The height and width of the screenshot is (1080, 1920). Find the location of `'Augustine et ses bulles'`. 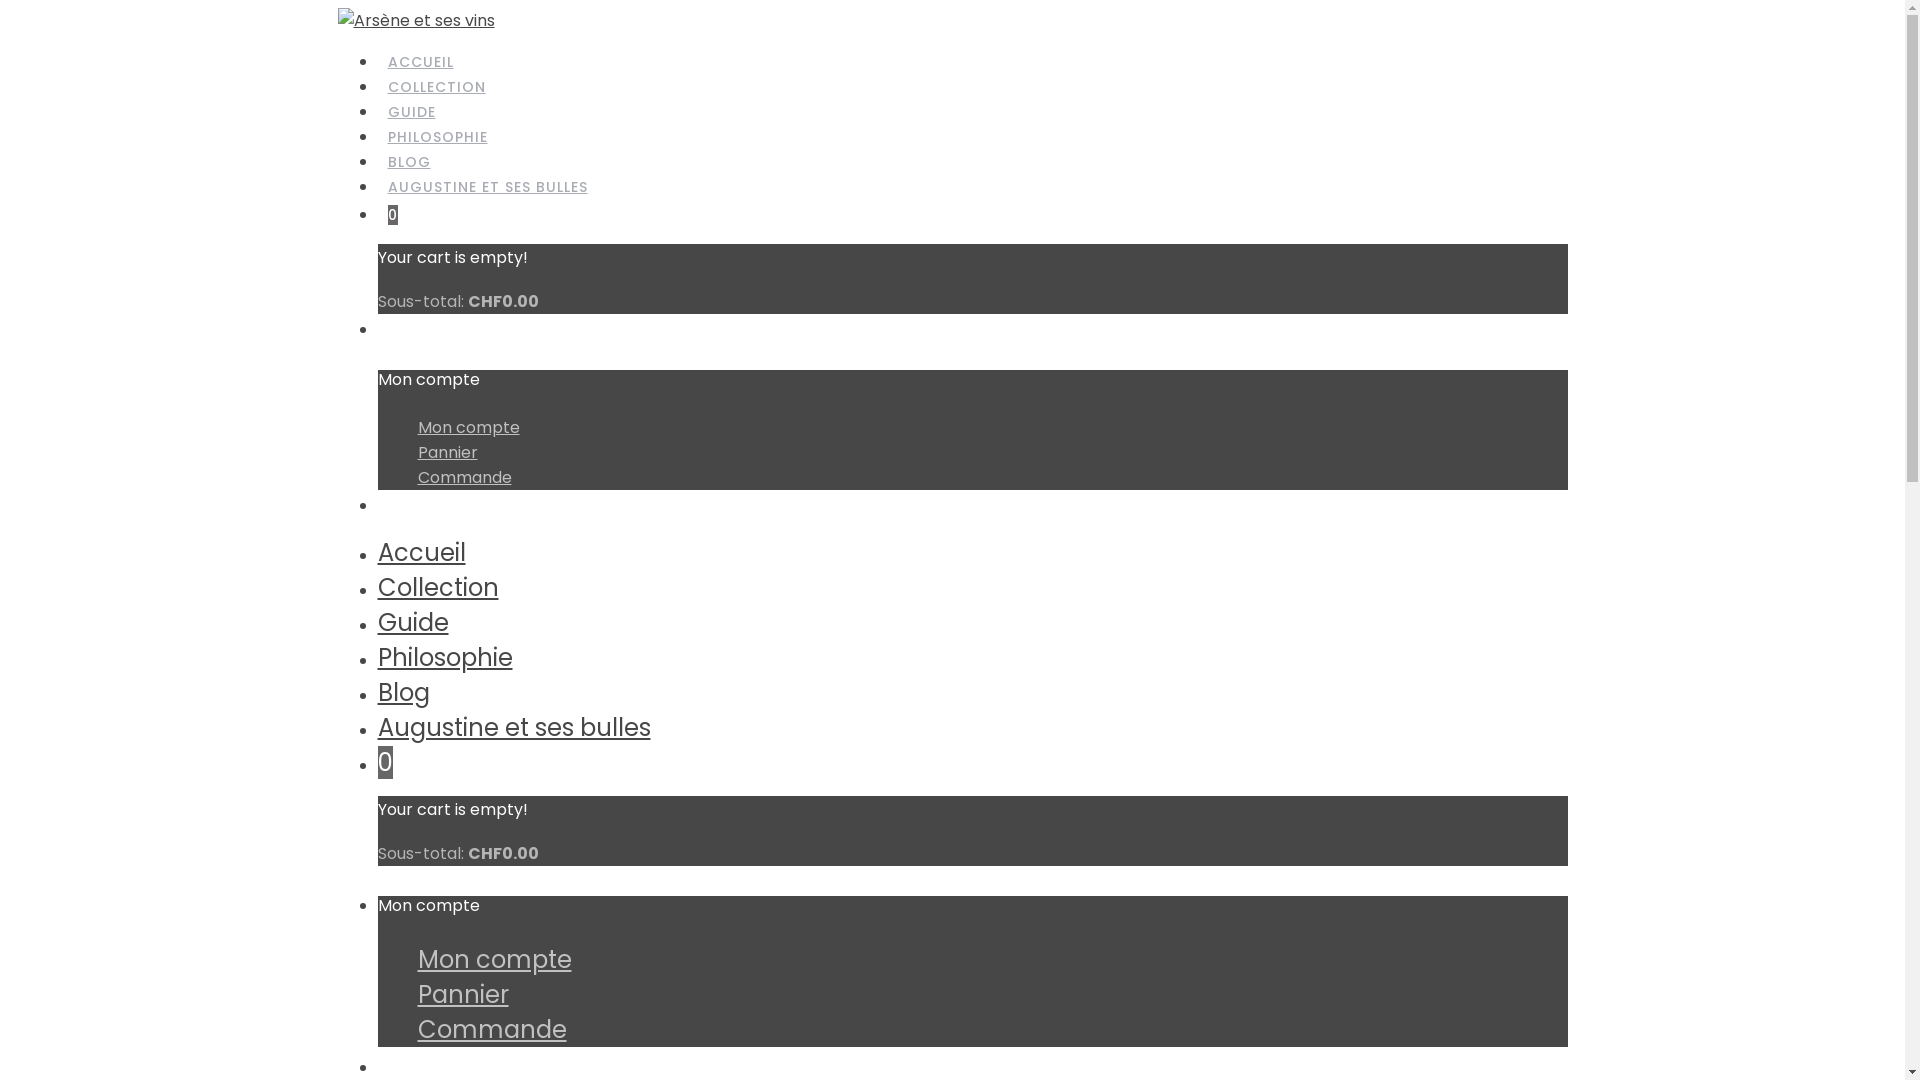

'Augustine et ses bulles' is located at coordinates (514, 727).